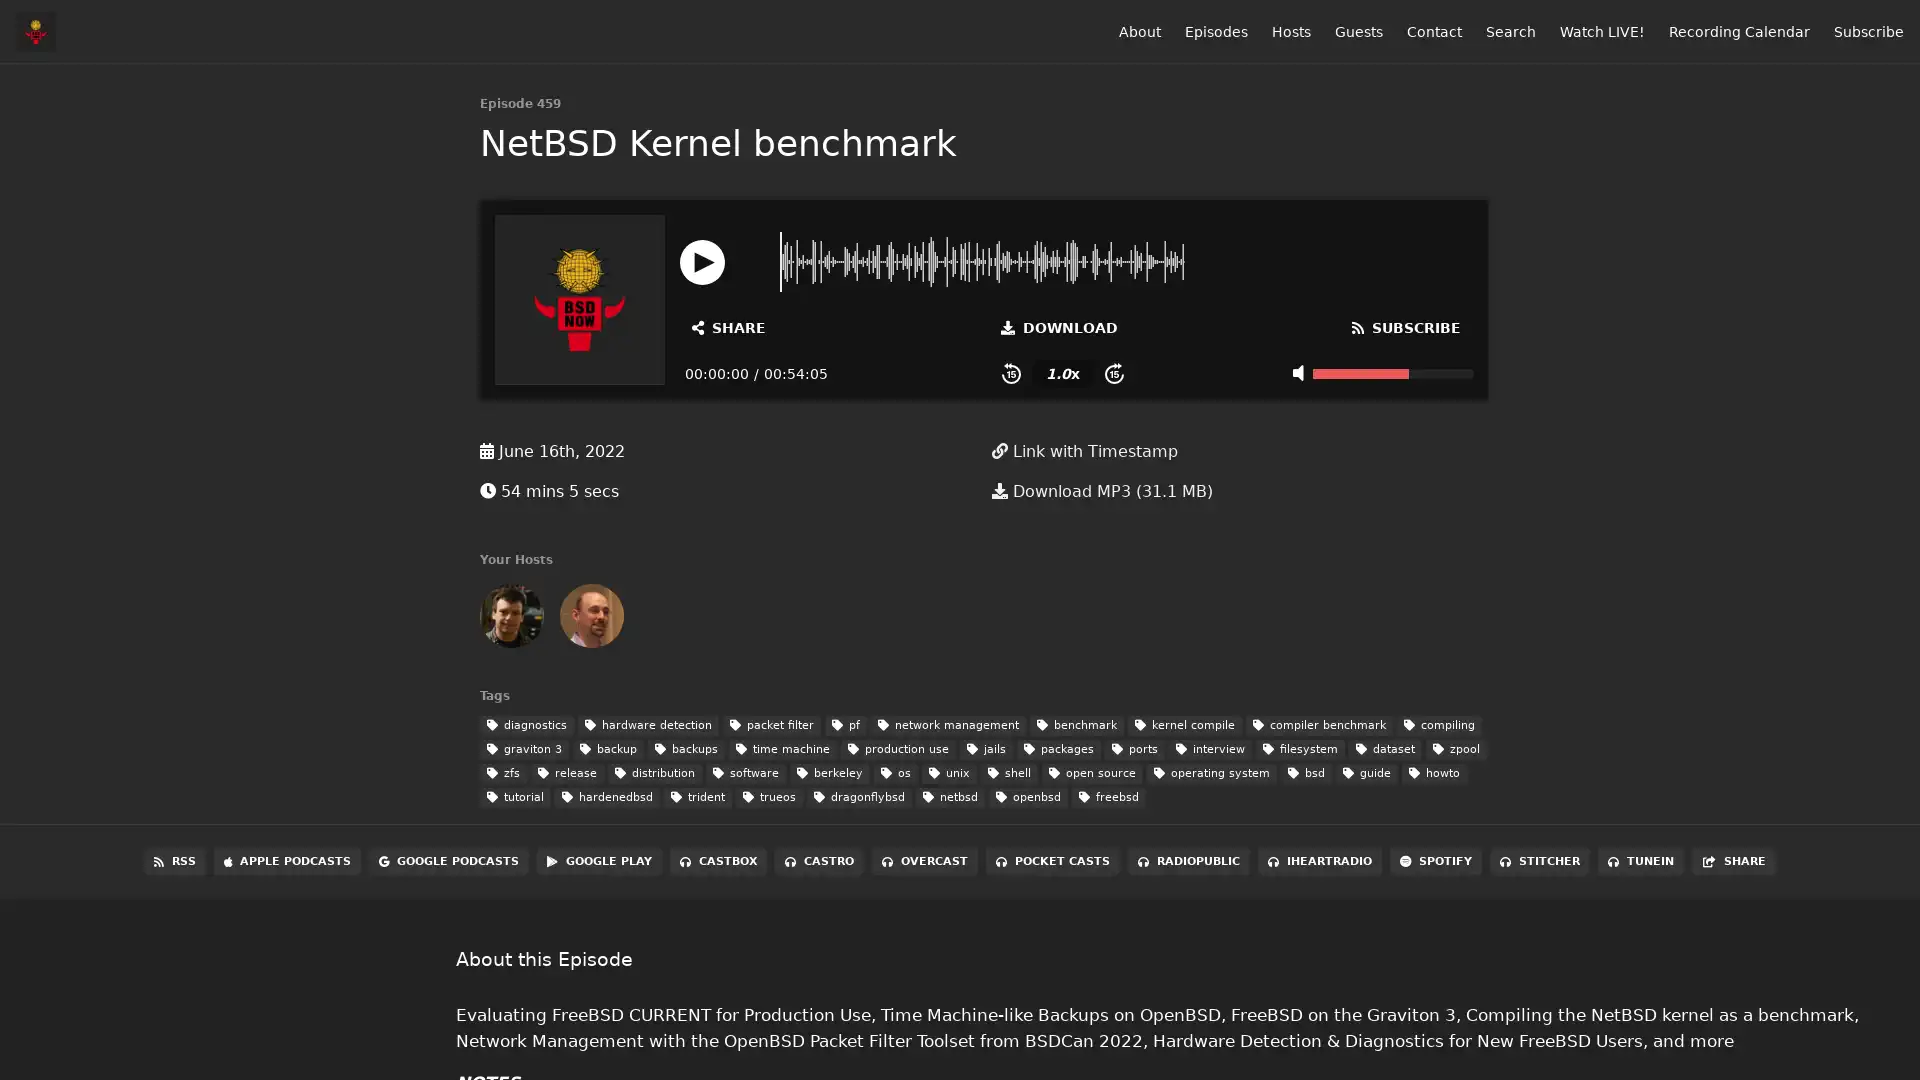  Describe the element at coordinates (1113, 373) in the screenshot. I see `Skip Forward 15 Seconds` at that location.